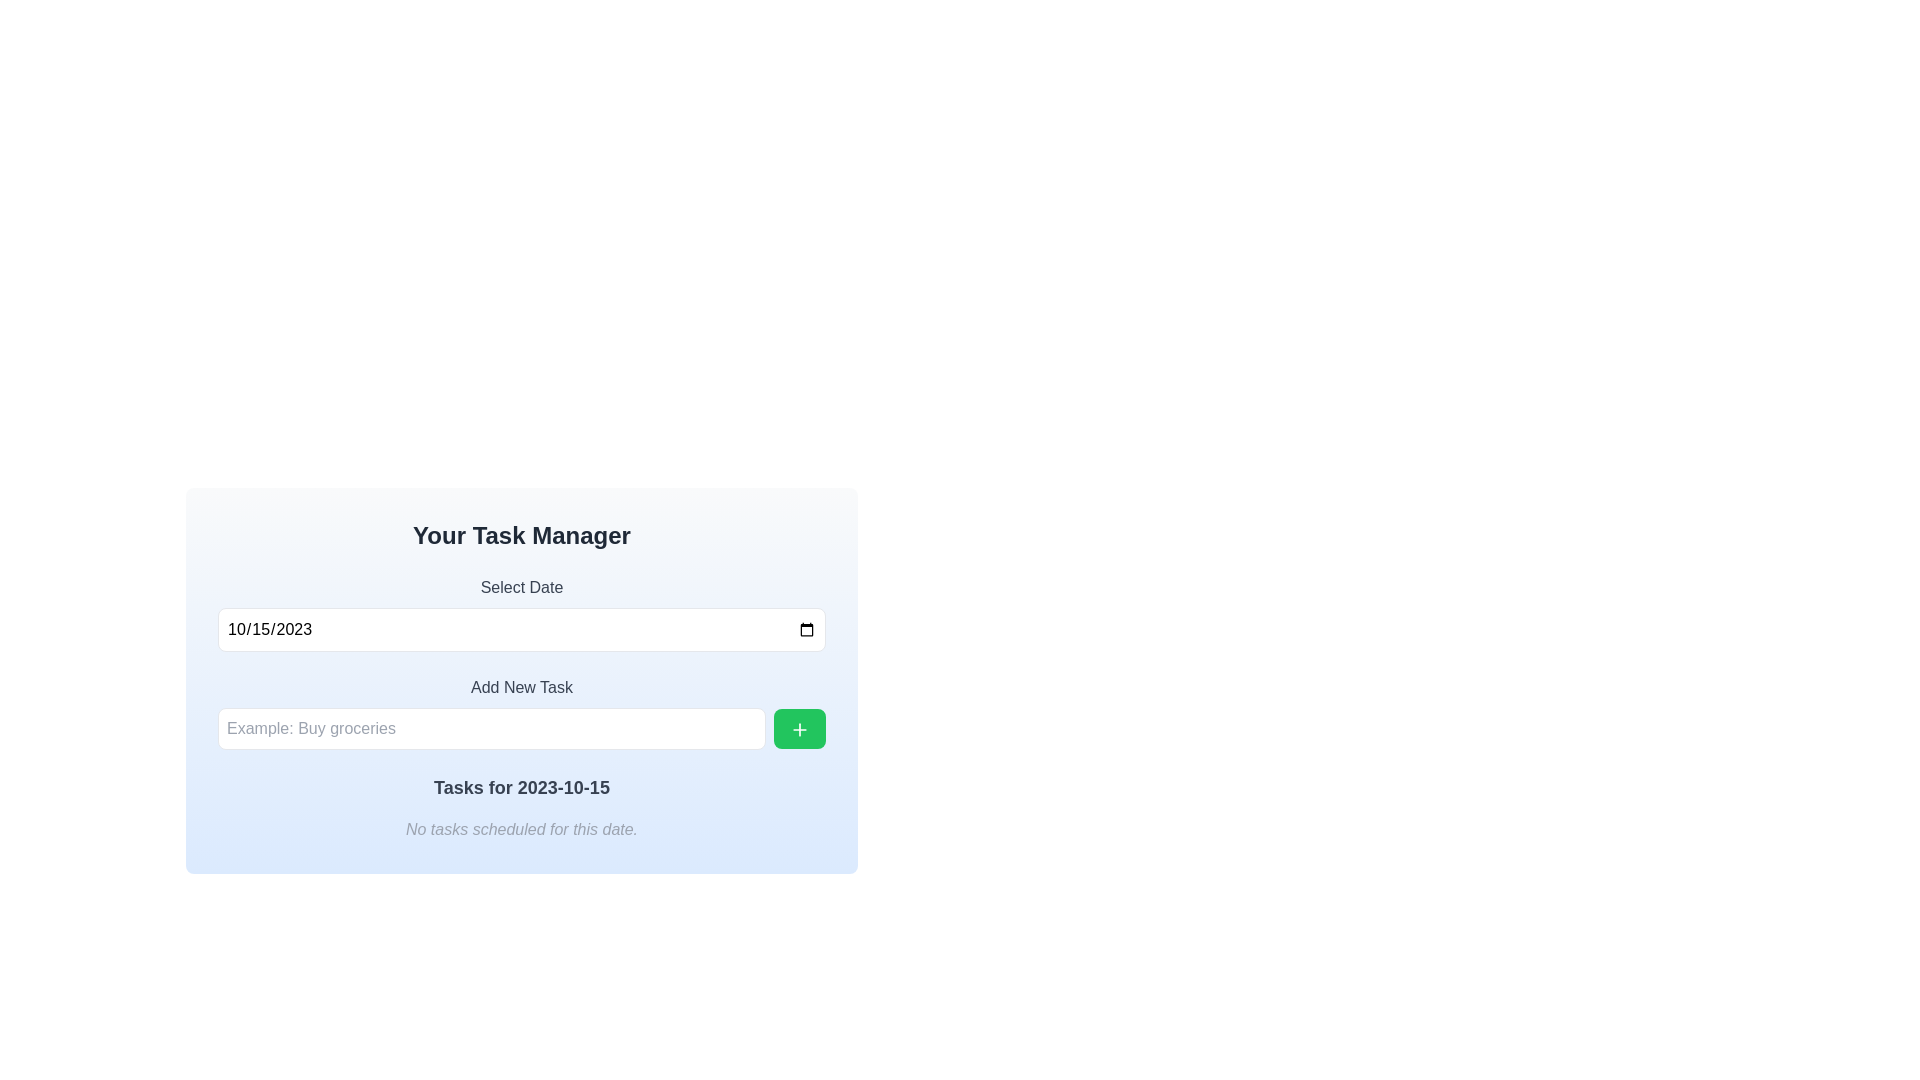 Image resolution: width=1920 pixels, height=1080 pixels. What do you see at coordinates (800, 729) in the screenshot?
I see `the green circular Icon button with a white plus symbol for keyboard navigation, located to the right of the 'Example: Buy groceries' text input box in the 'Add New Task' area` at bounding box center [800, 729].